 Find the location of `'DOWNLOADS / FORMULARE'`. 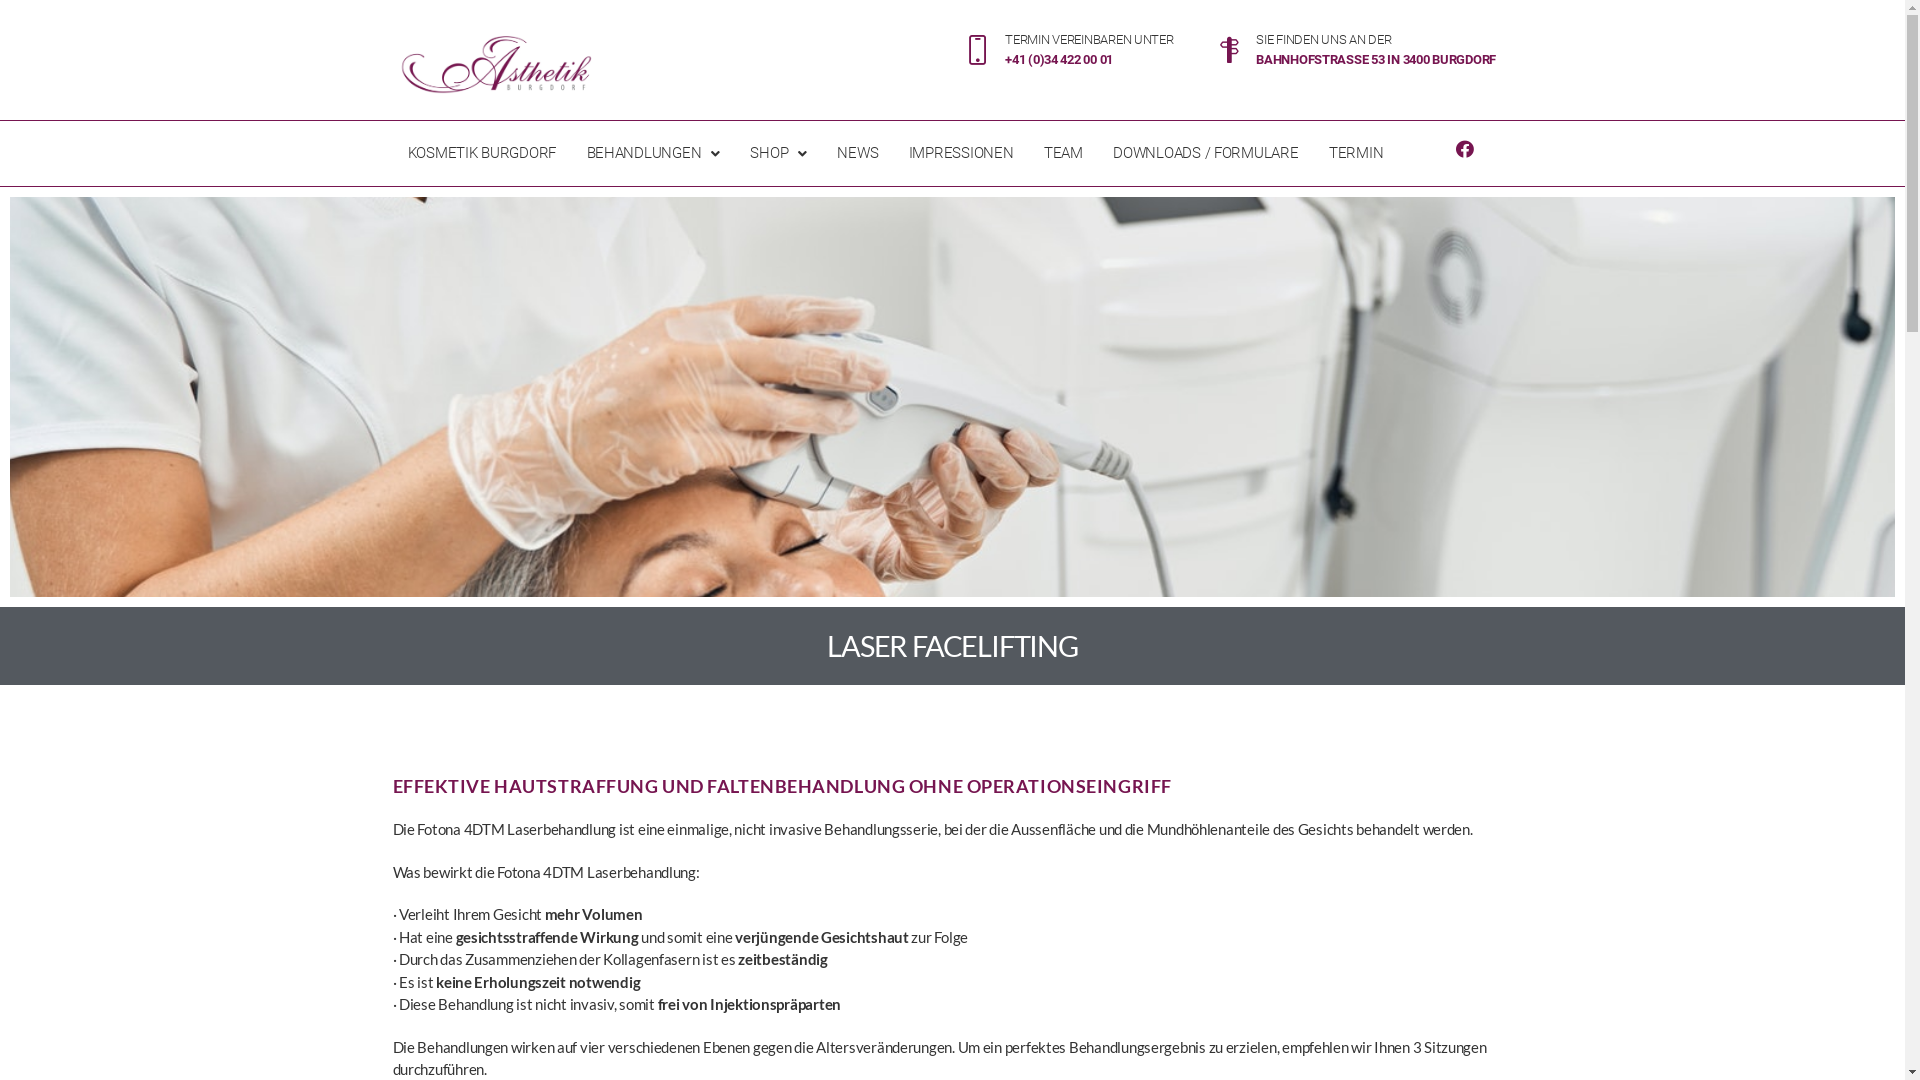

'DOWNLOADS / FORMULARE' is located at coordinates (1204, 152).